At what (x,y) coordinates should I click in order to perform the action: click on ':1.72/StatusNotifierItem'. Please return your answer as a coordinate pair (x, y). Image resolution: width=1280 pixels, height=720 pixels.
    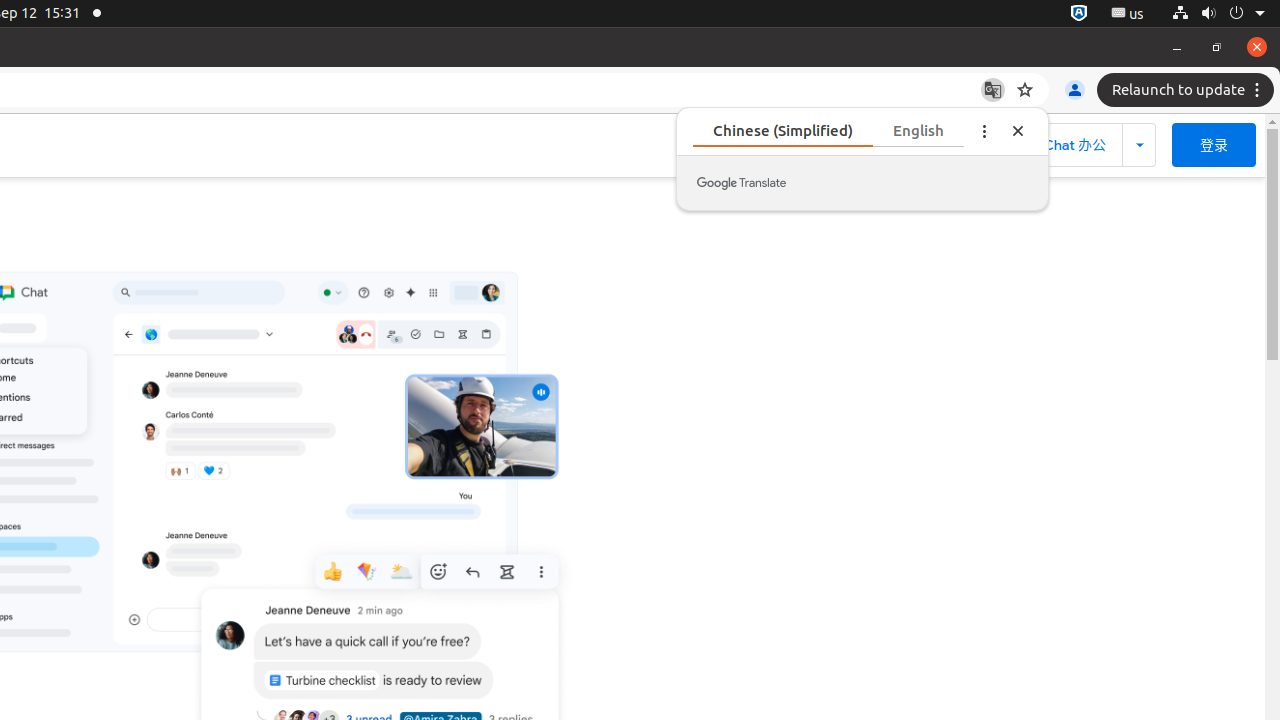
    Looking at the image, I should click on (1078, 13).